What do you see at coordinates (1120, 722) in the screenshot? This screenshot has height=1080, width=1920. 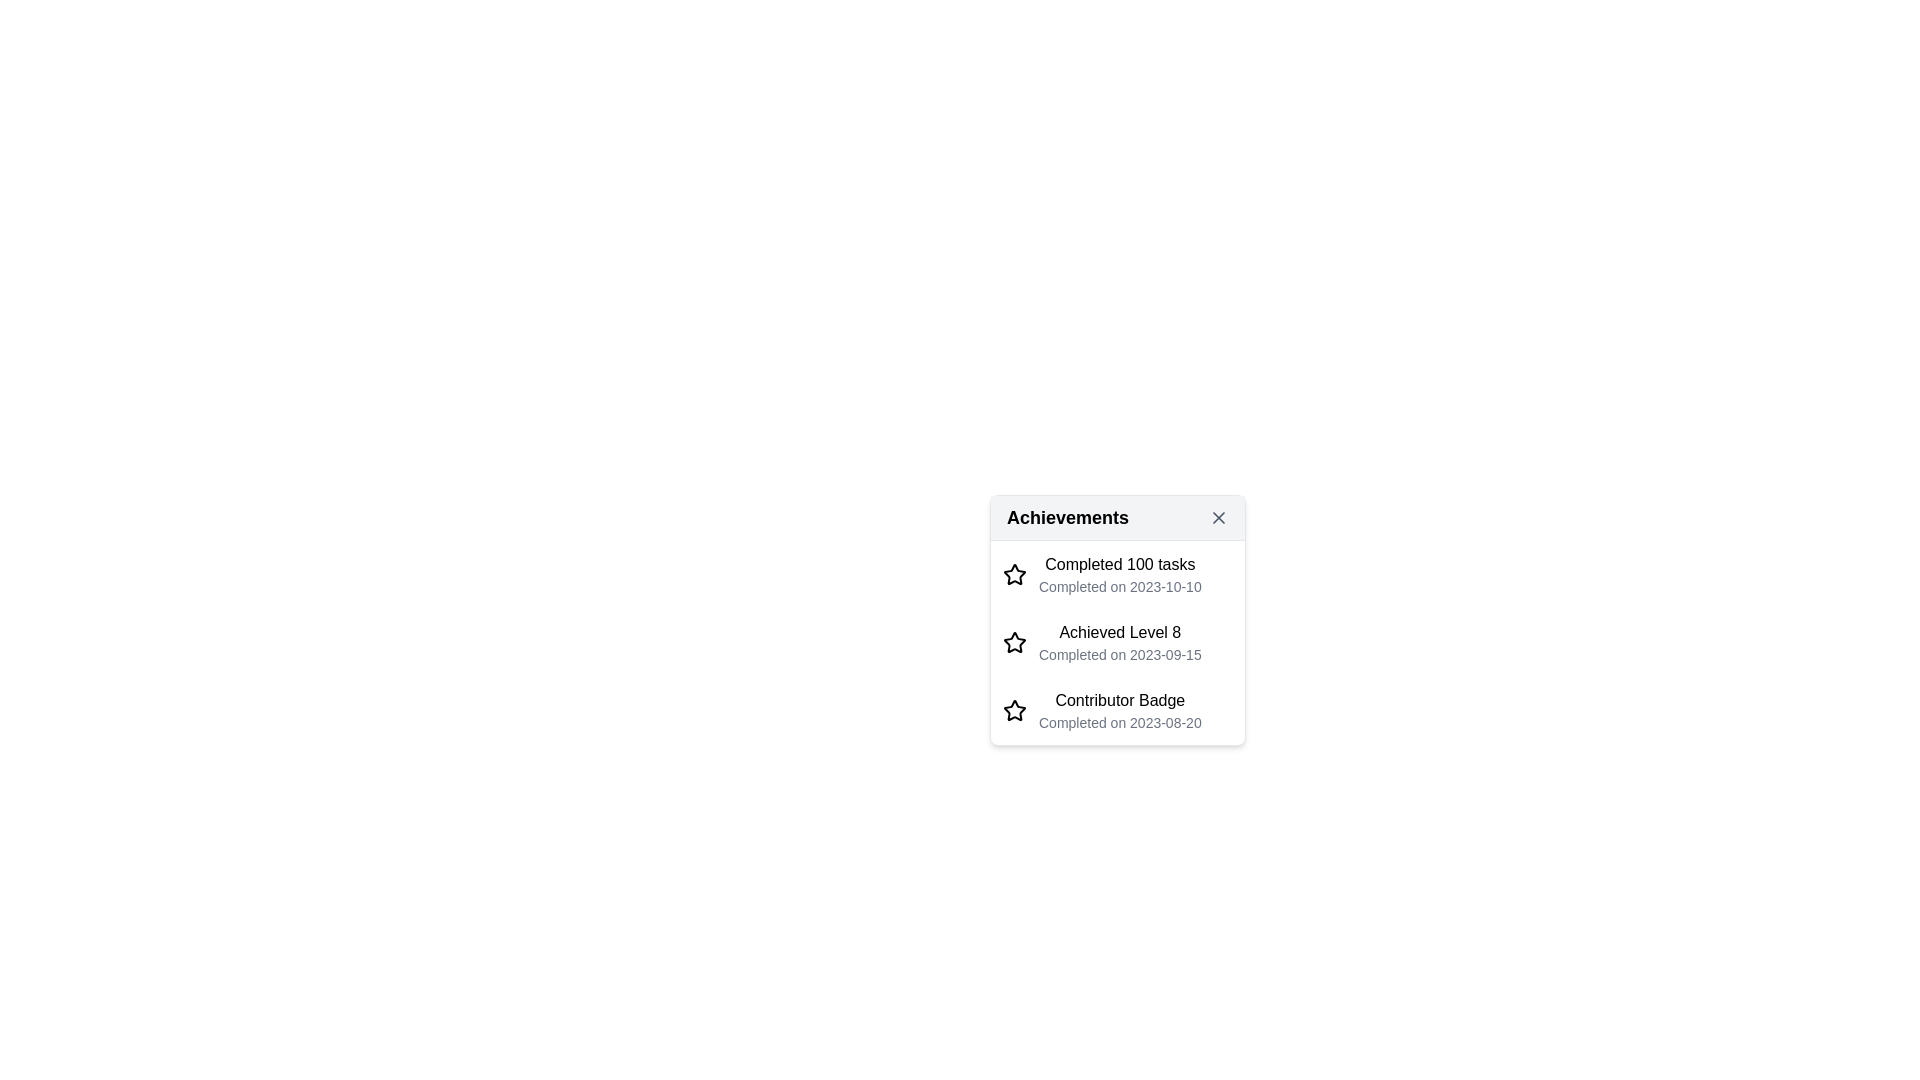 I see `the static text element that reads 'Completed on 2023-08-20', which is located below the 'Contributor Badge' in the 'Achievements' modal` at bounding box center [1120, 722].